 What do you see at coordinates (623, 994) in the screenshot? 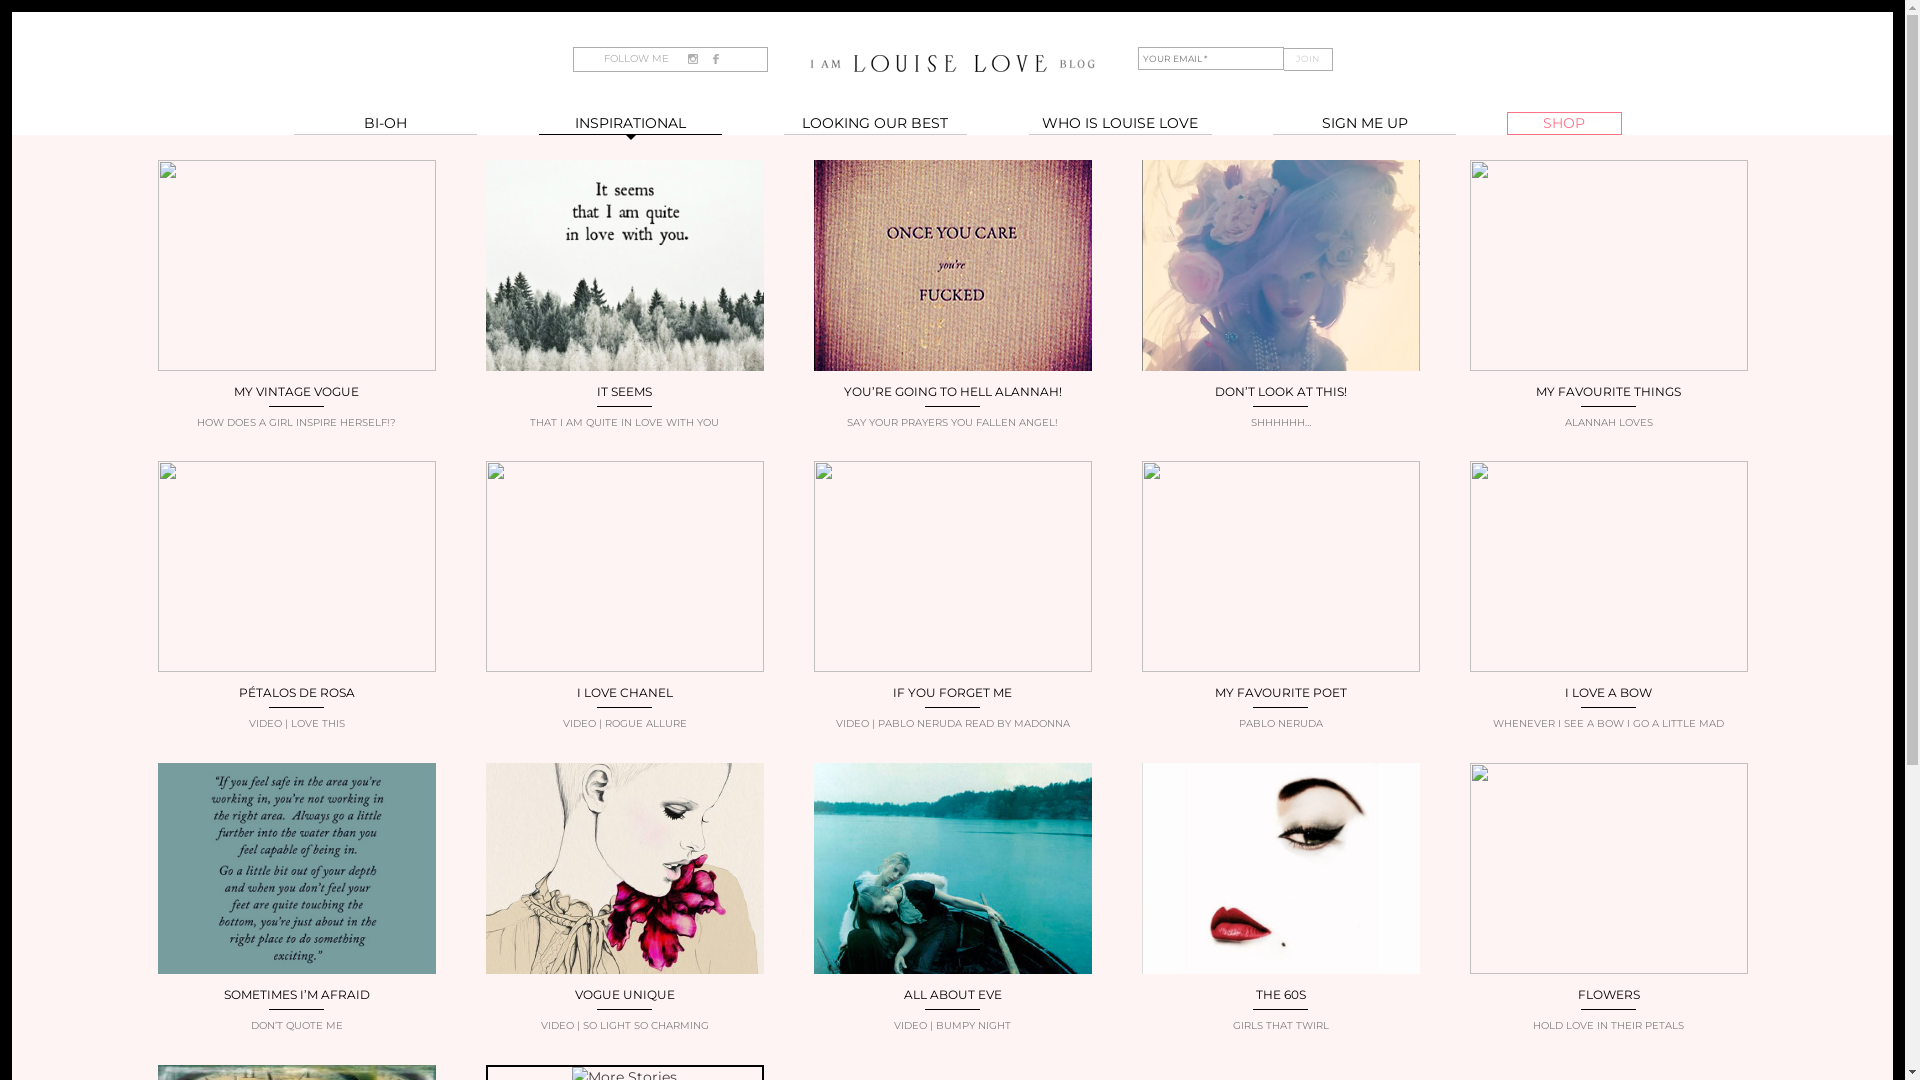
I see `'VOGUE UNIQUE'` at bounding box center [623, 994].